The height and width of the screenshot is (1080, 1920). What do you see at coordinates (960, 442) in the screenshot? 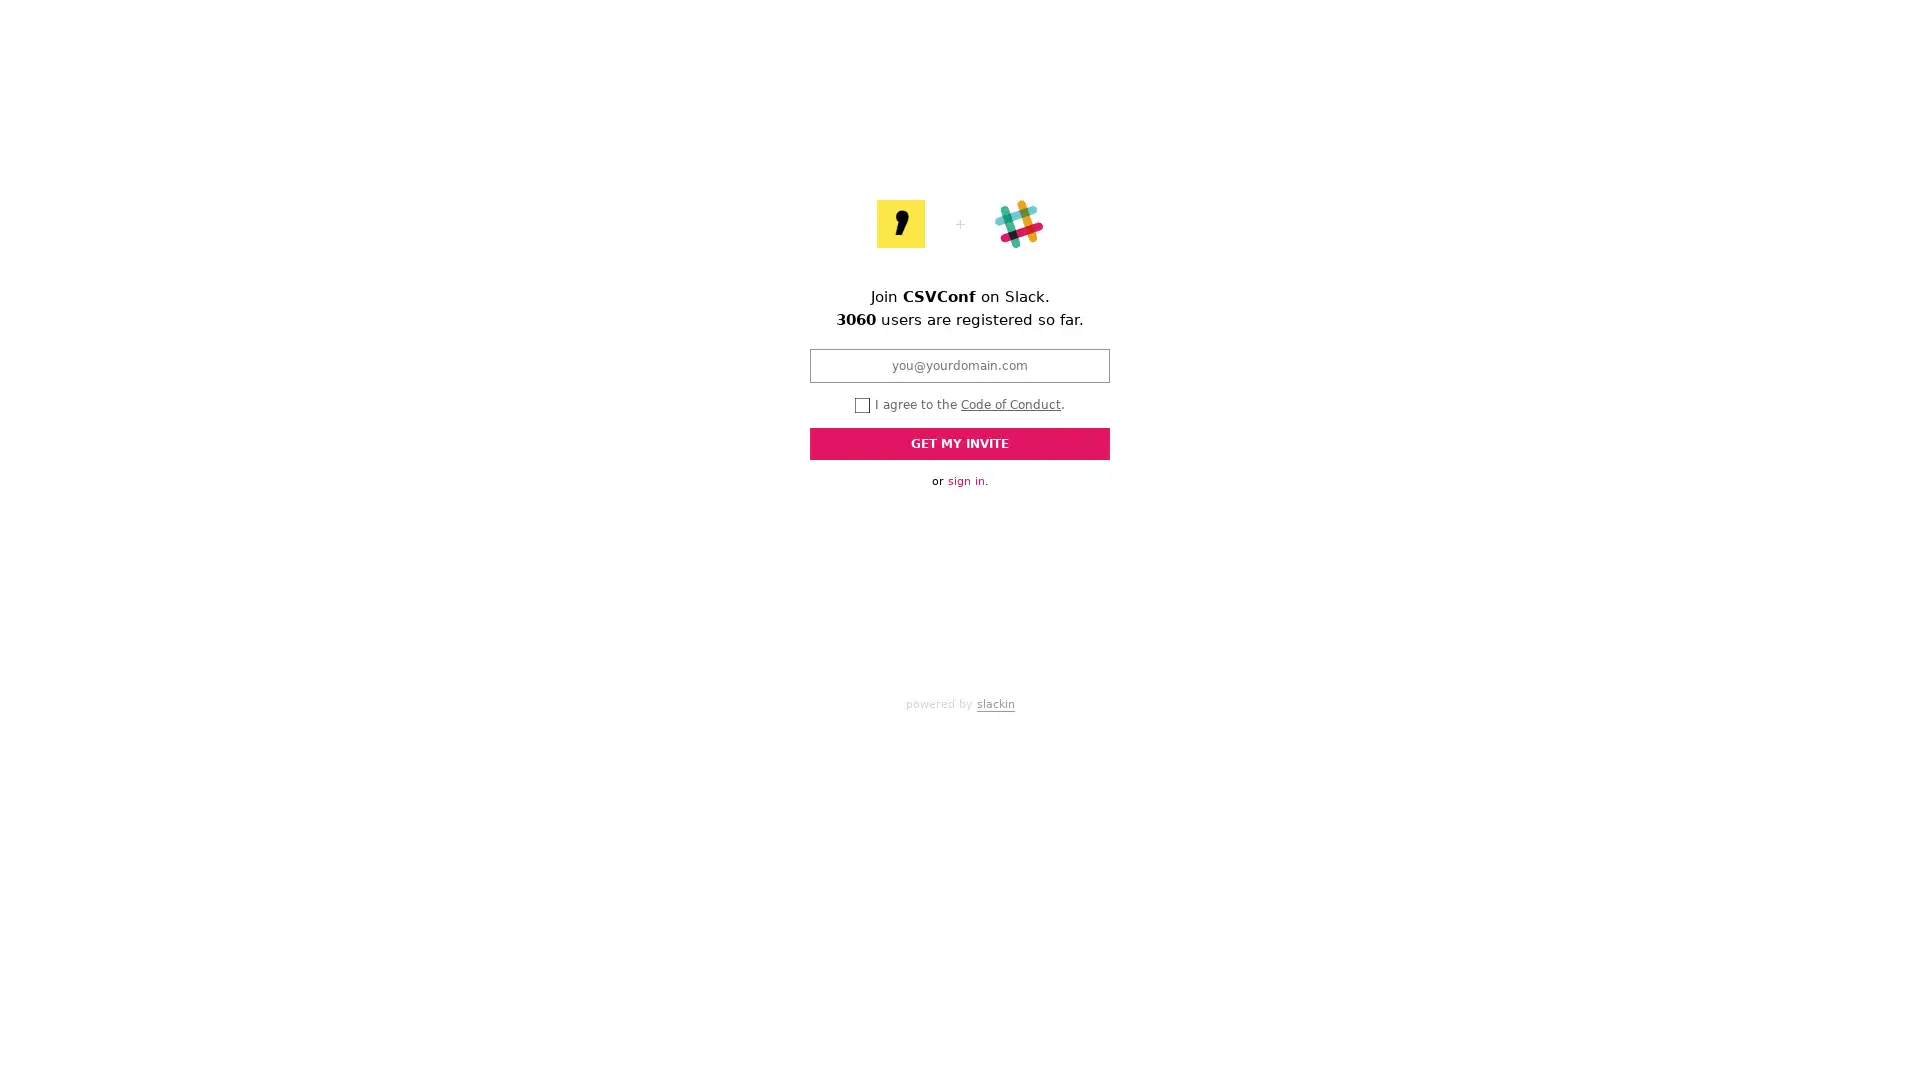
I see `GET MY INVITE` at bounding box center [960, 442].